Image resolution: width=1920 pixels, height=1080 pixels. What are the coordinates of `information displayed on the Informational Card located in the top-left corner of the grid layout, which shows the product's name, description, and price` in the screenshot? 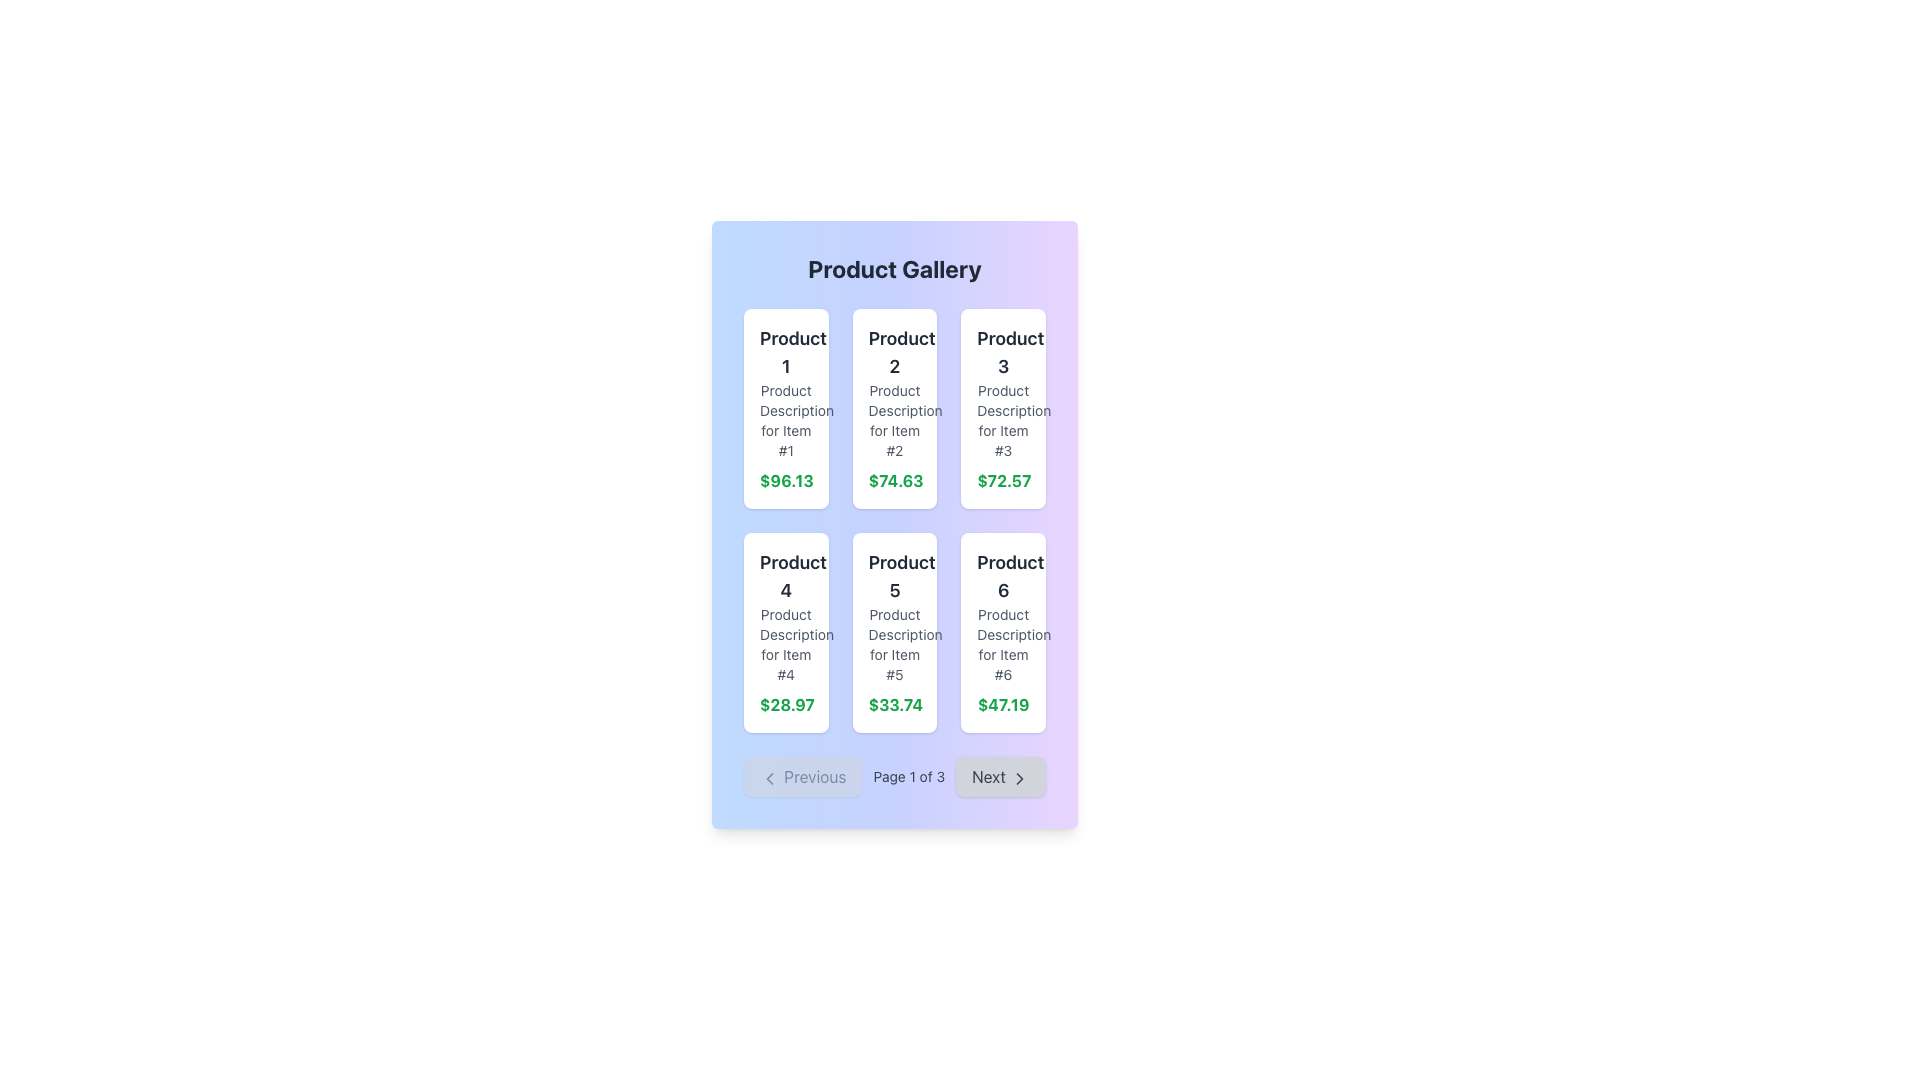 It's located at (785, 407).